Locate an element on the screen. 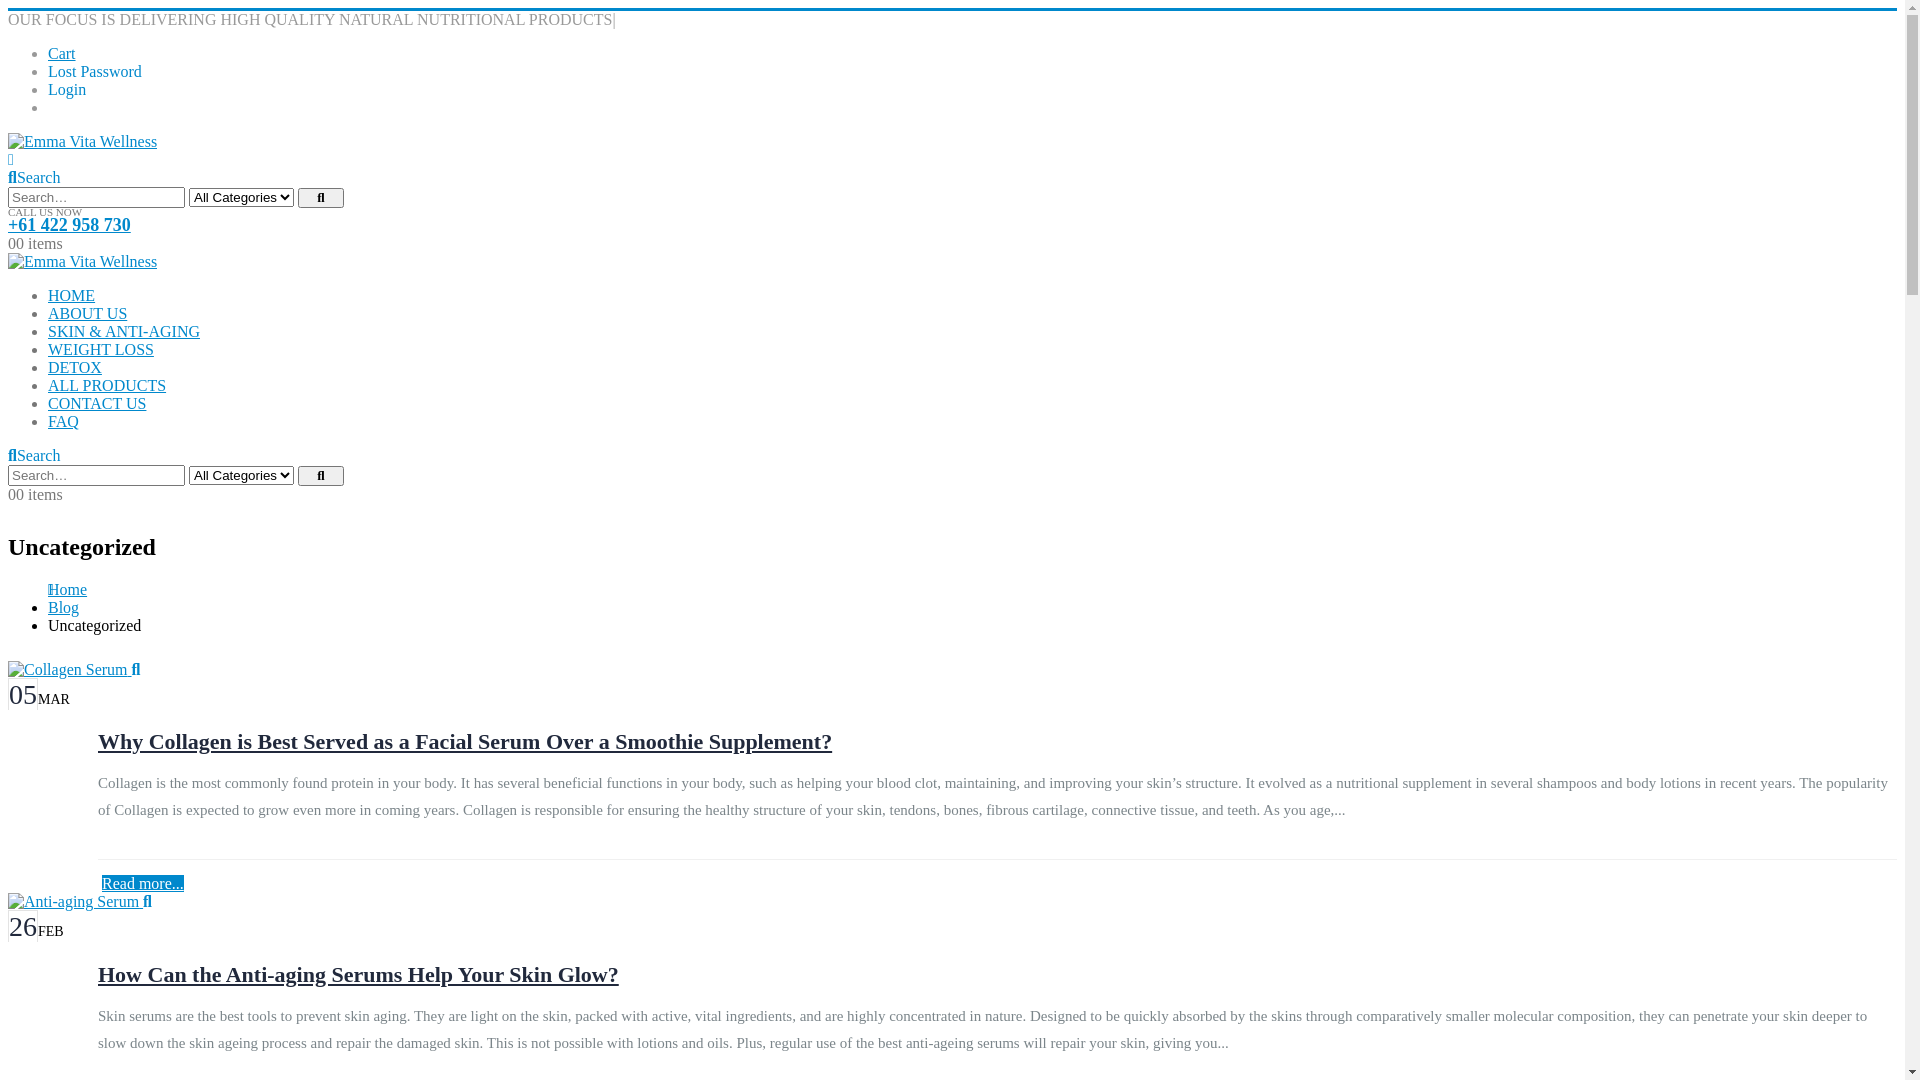  'Search' is located at coordinates (321, 475).